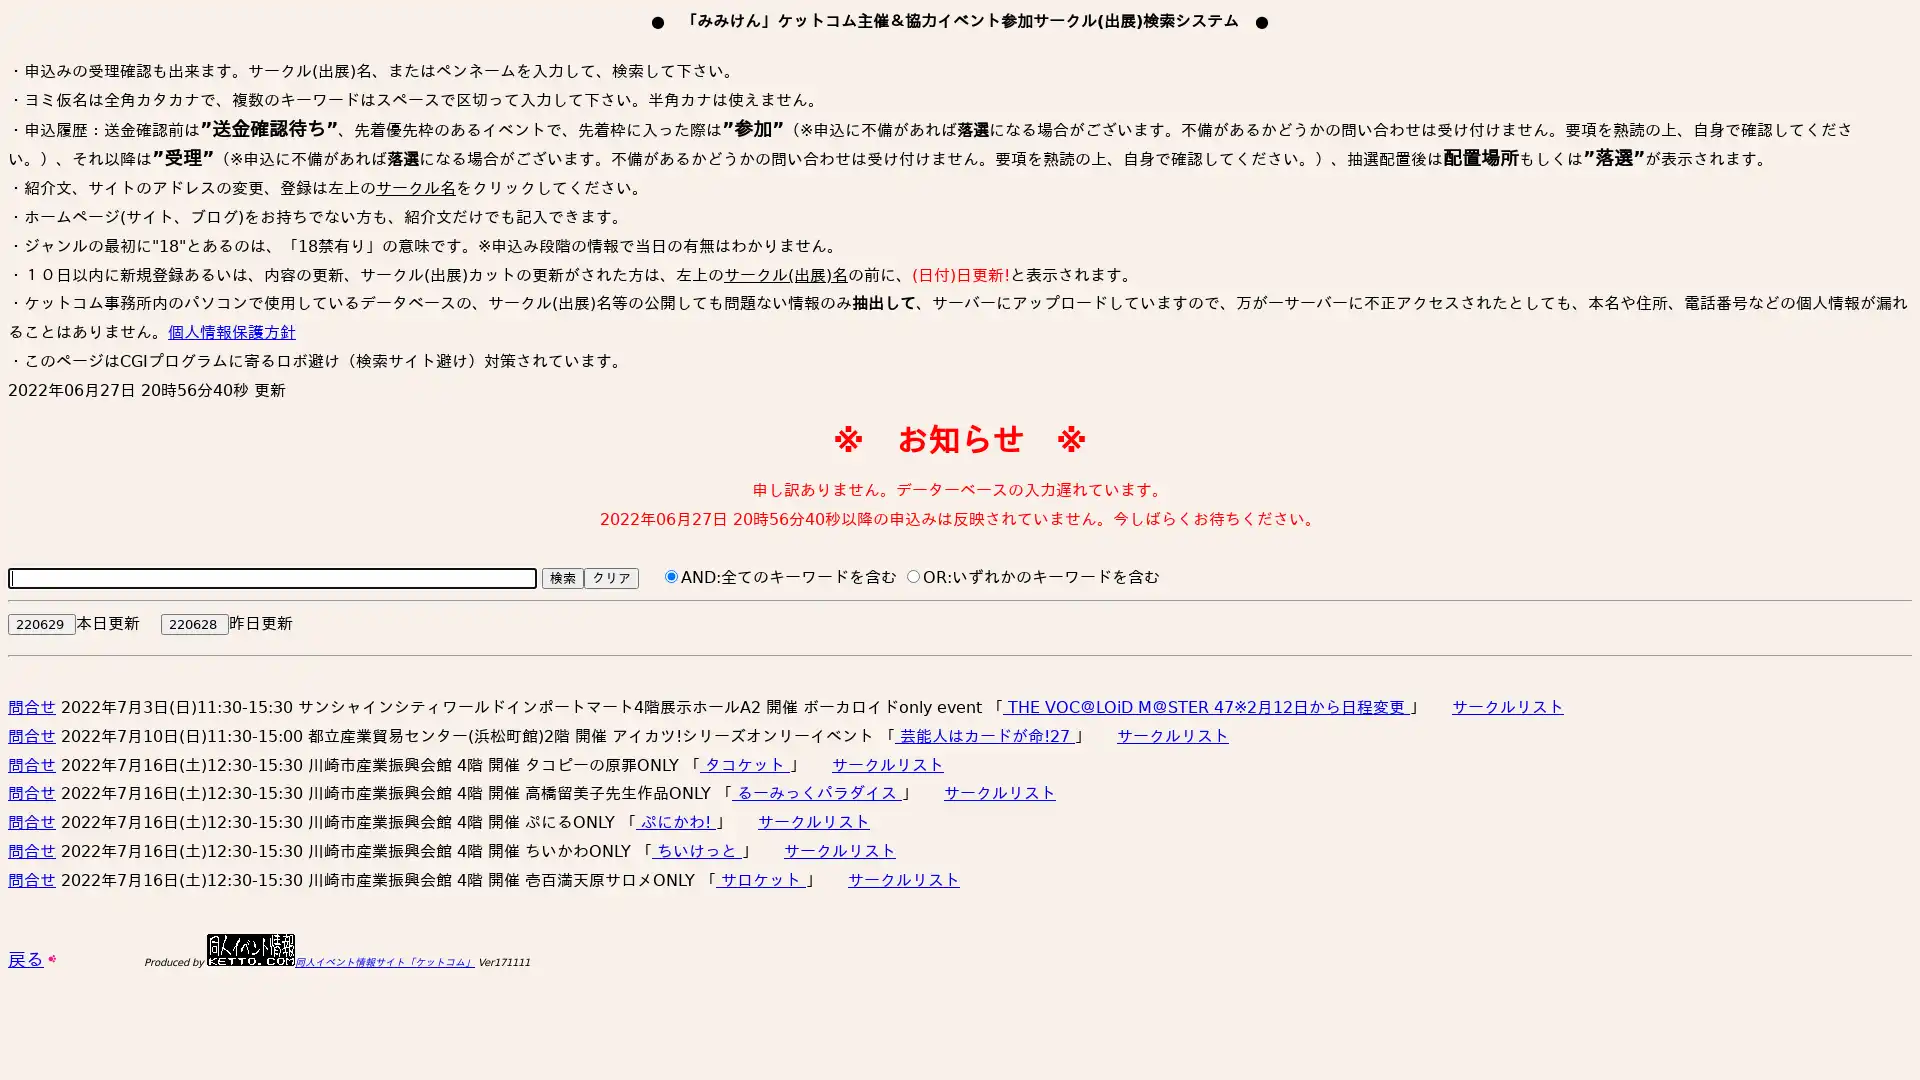 This screenshot has height=1080, width=1920. I want to click on 220628, so click(195, 623).